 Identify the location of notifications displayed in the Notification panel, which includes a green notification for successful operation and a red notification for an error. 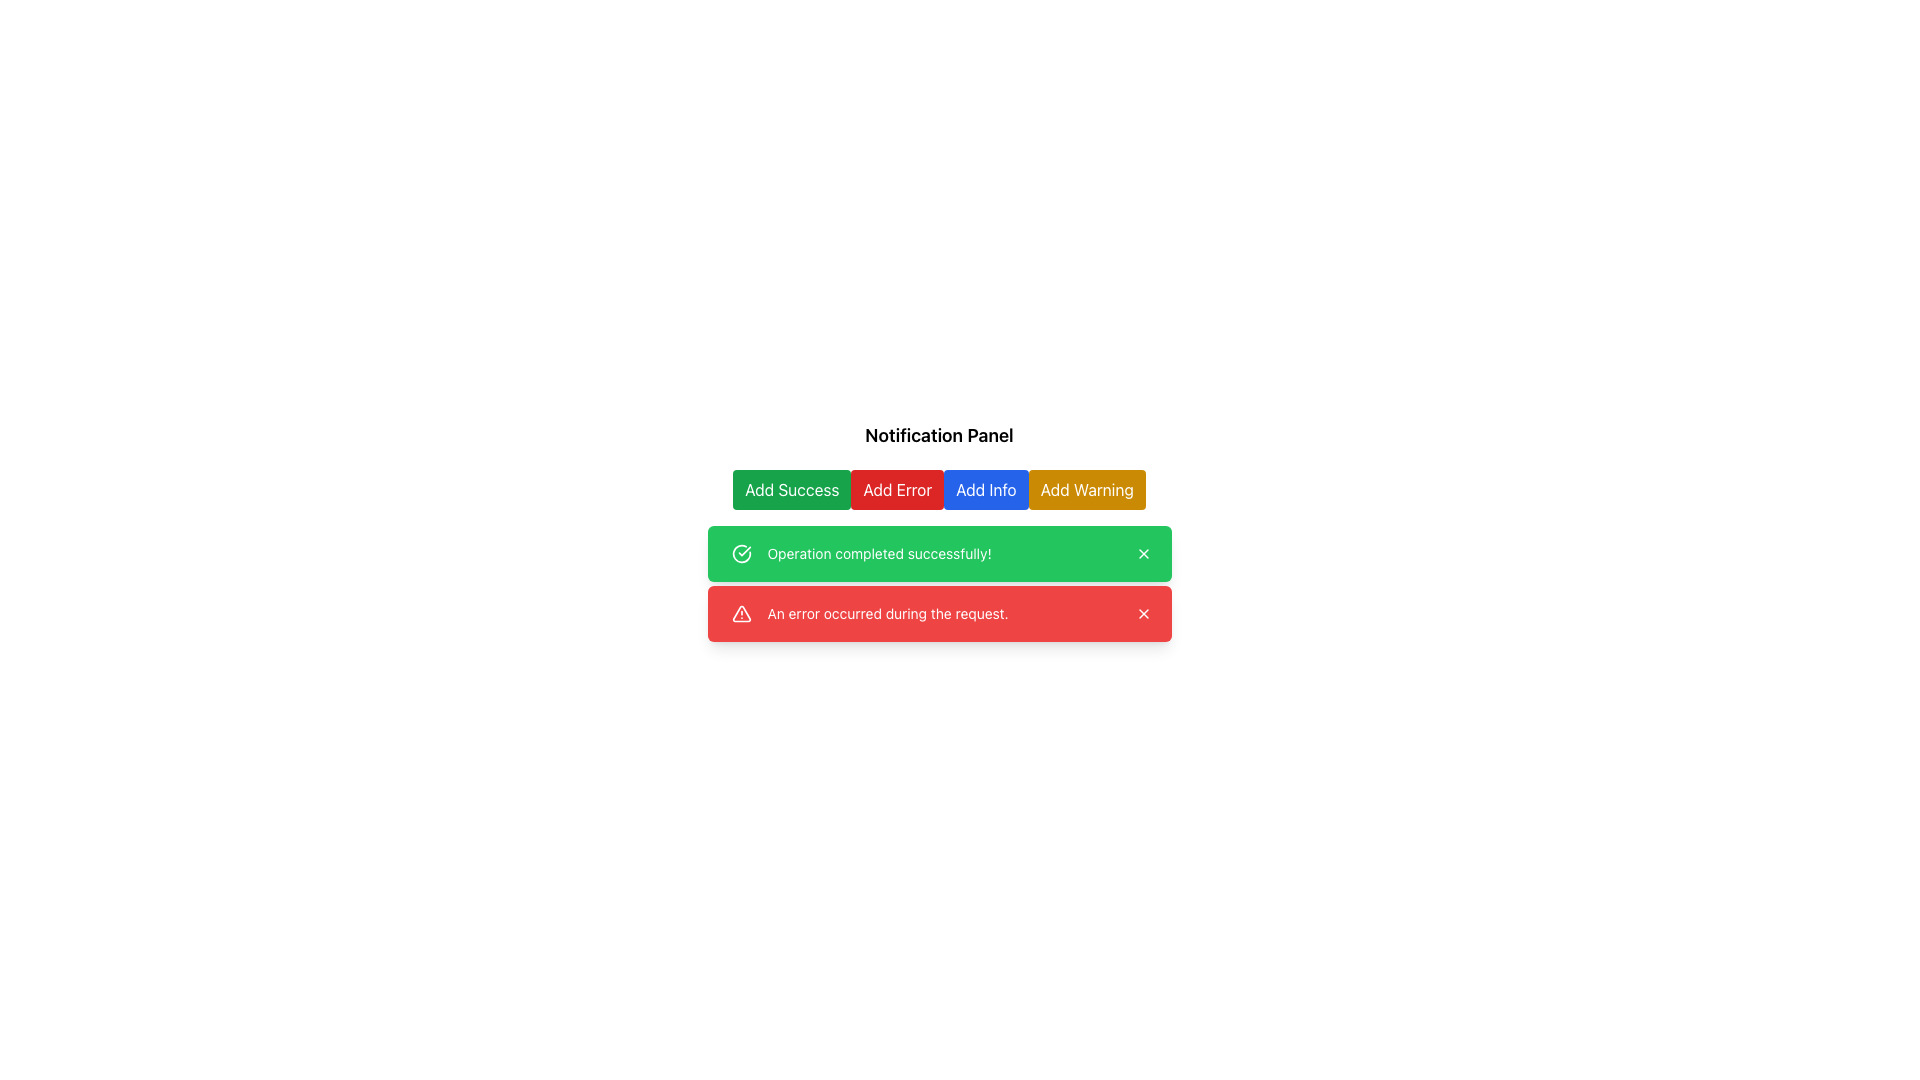
(938, 583).